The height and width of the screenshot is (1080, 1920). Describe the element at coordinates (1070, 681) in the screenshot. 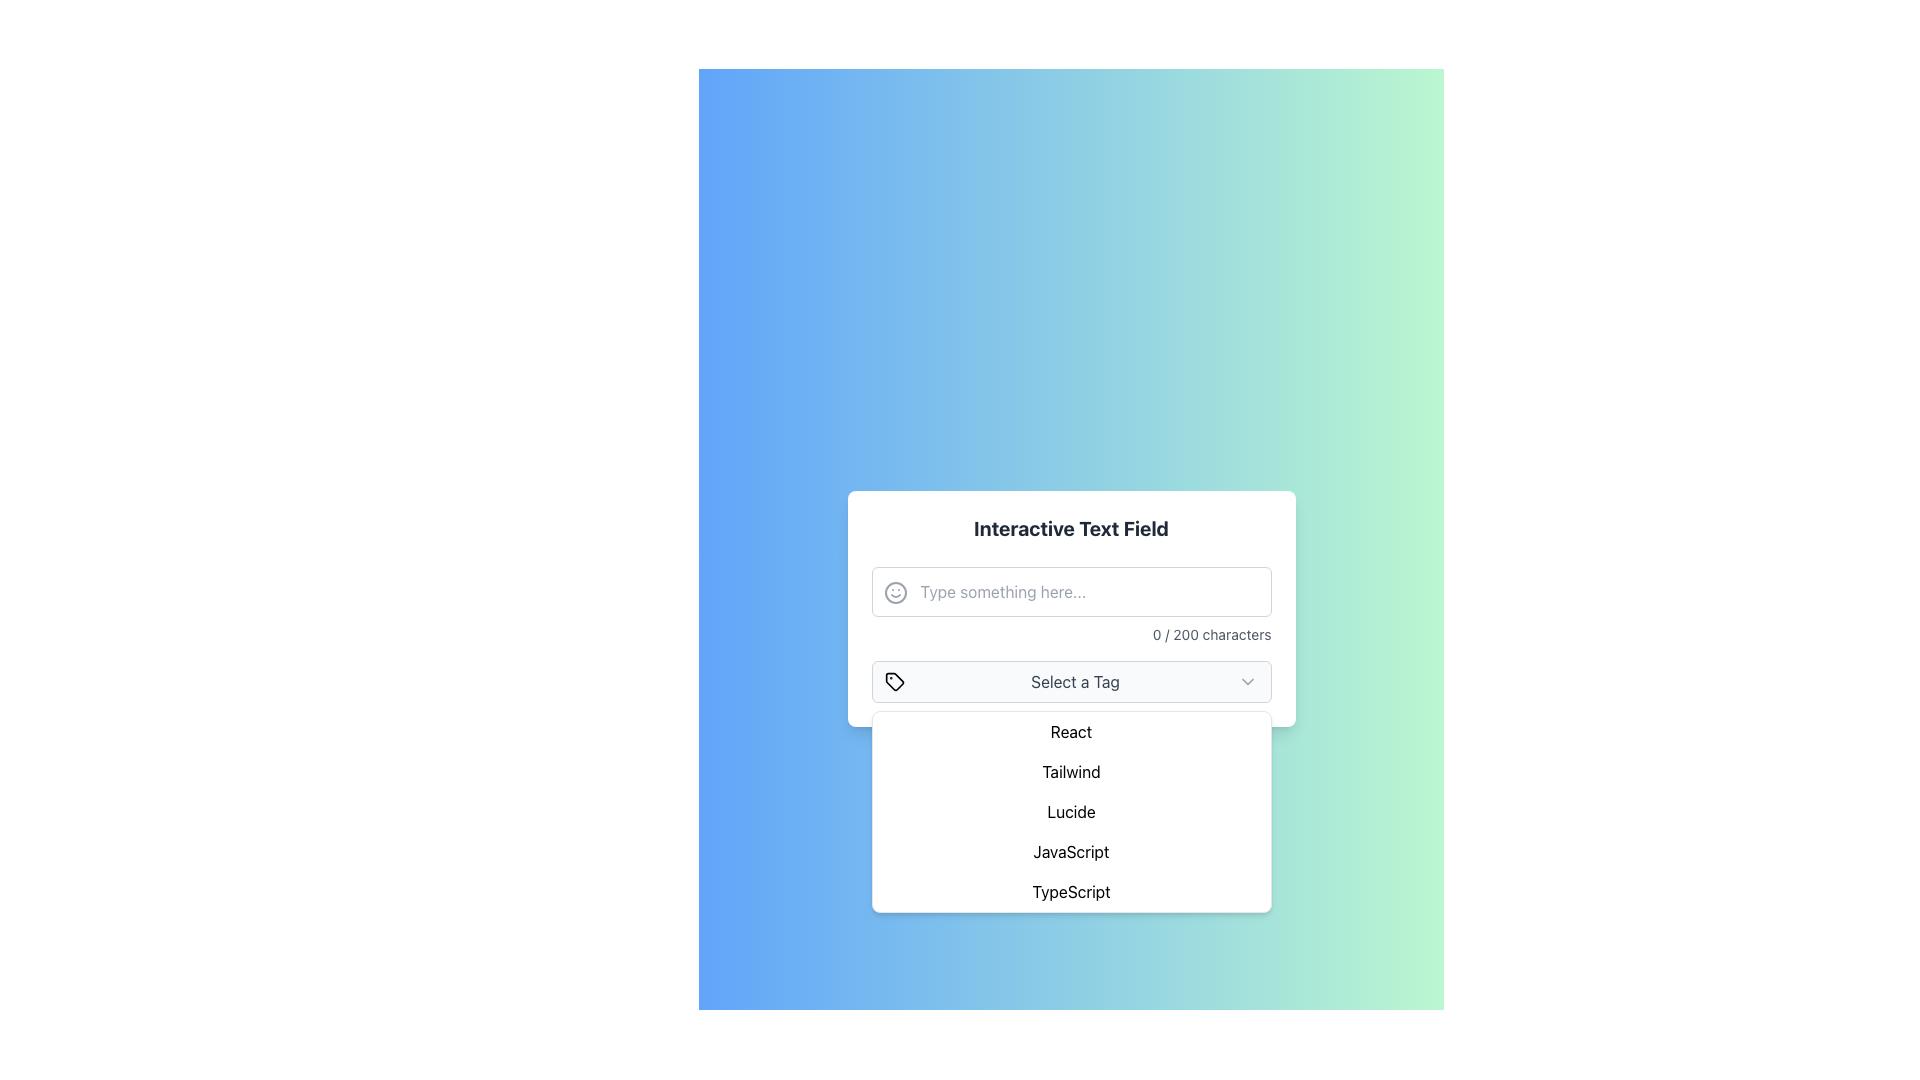

I see `the dropdown menu located below the input text field and character count indicator` at that location.